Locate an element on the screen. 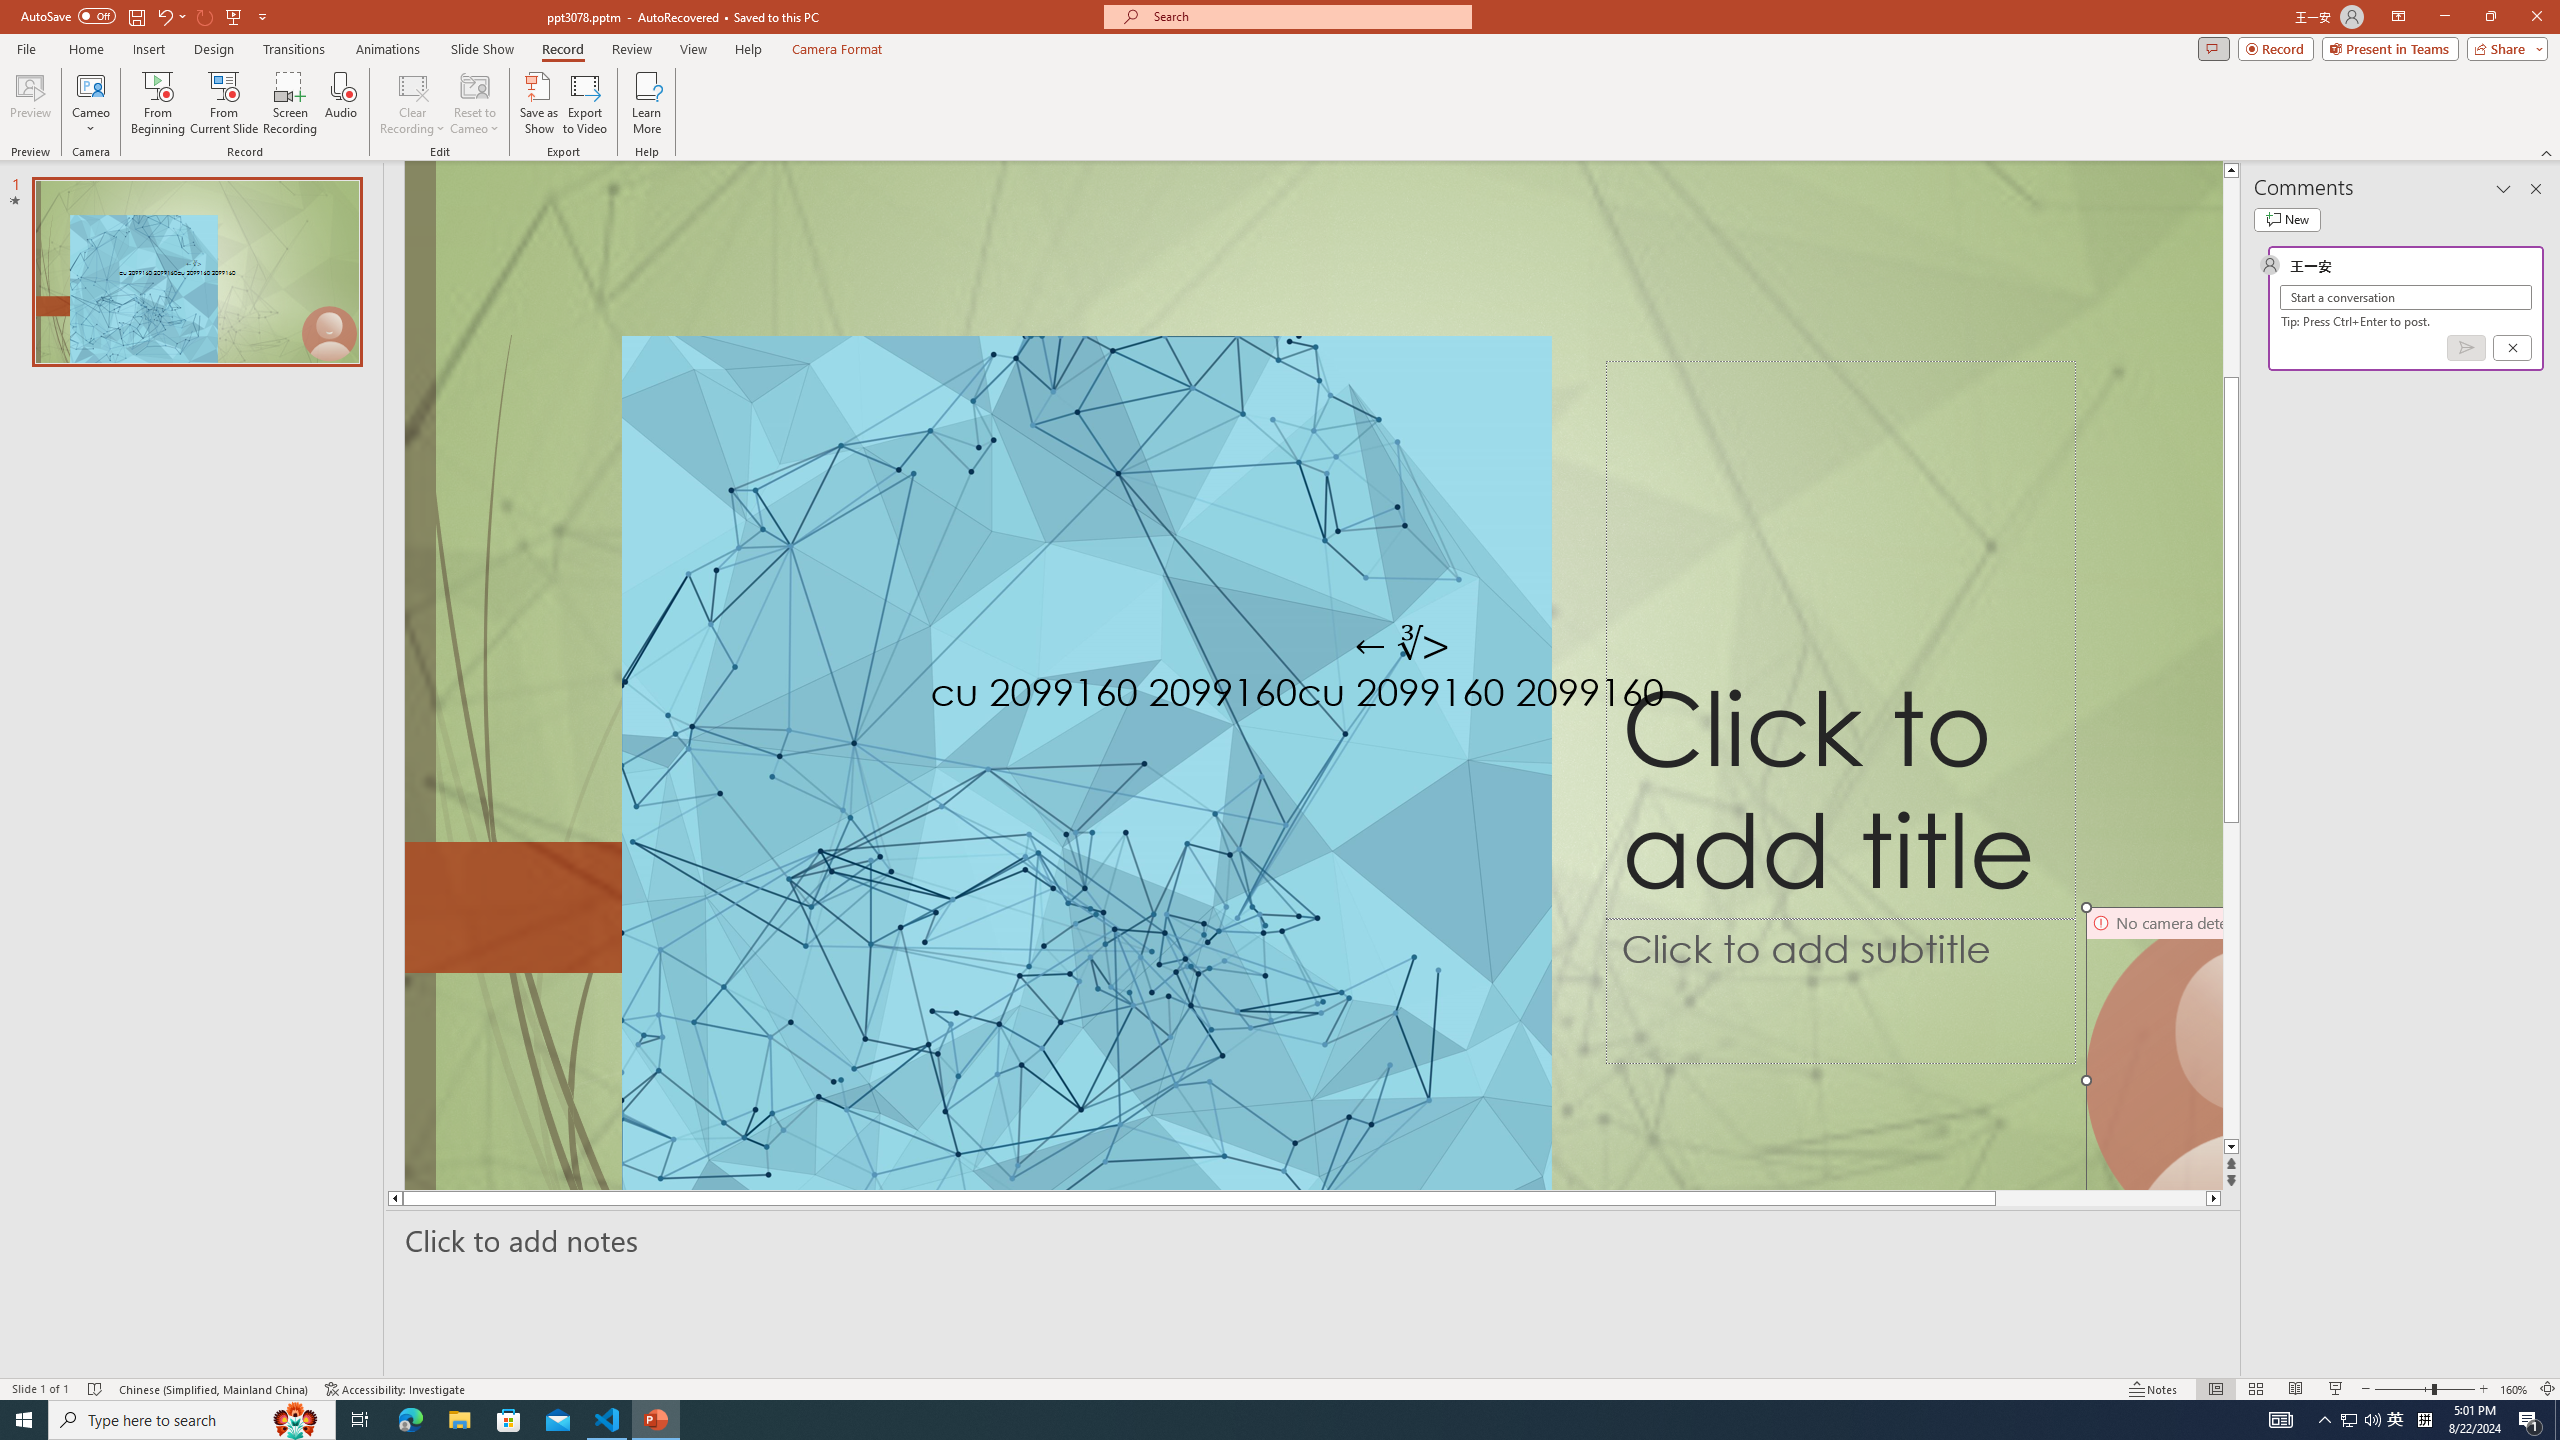 The width and height of the screenshot is (2560, 1440). 'Post comment (Ctrl + Enter)' is located at coordinates (2466, 348).